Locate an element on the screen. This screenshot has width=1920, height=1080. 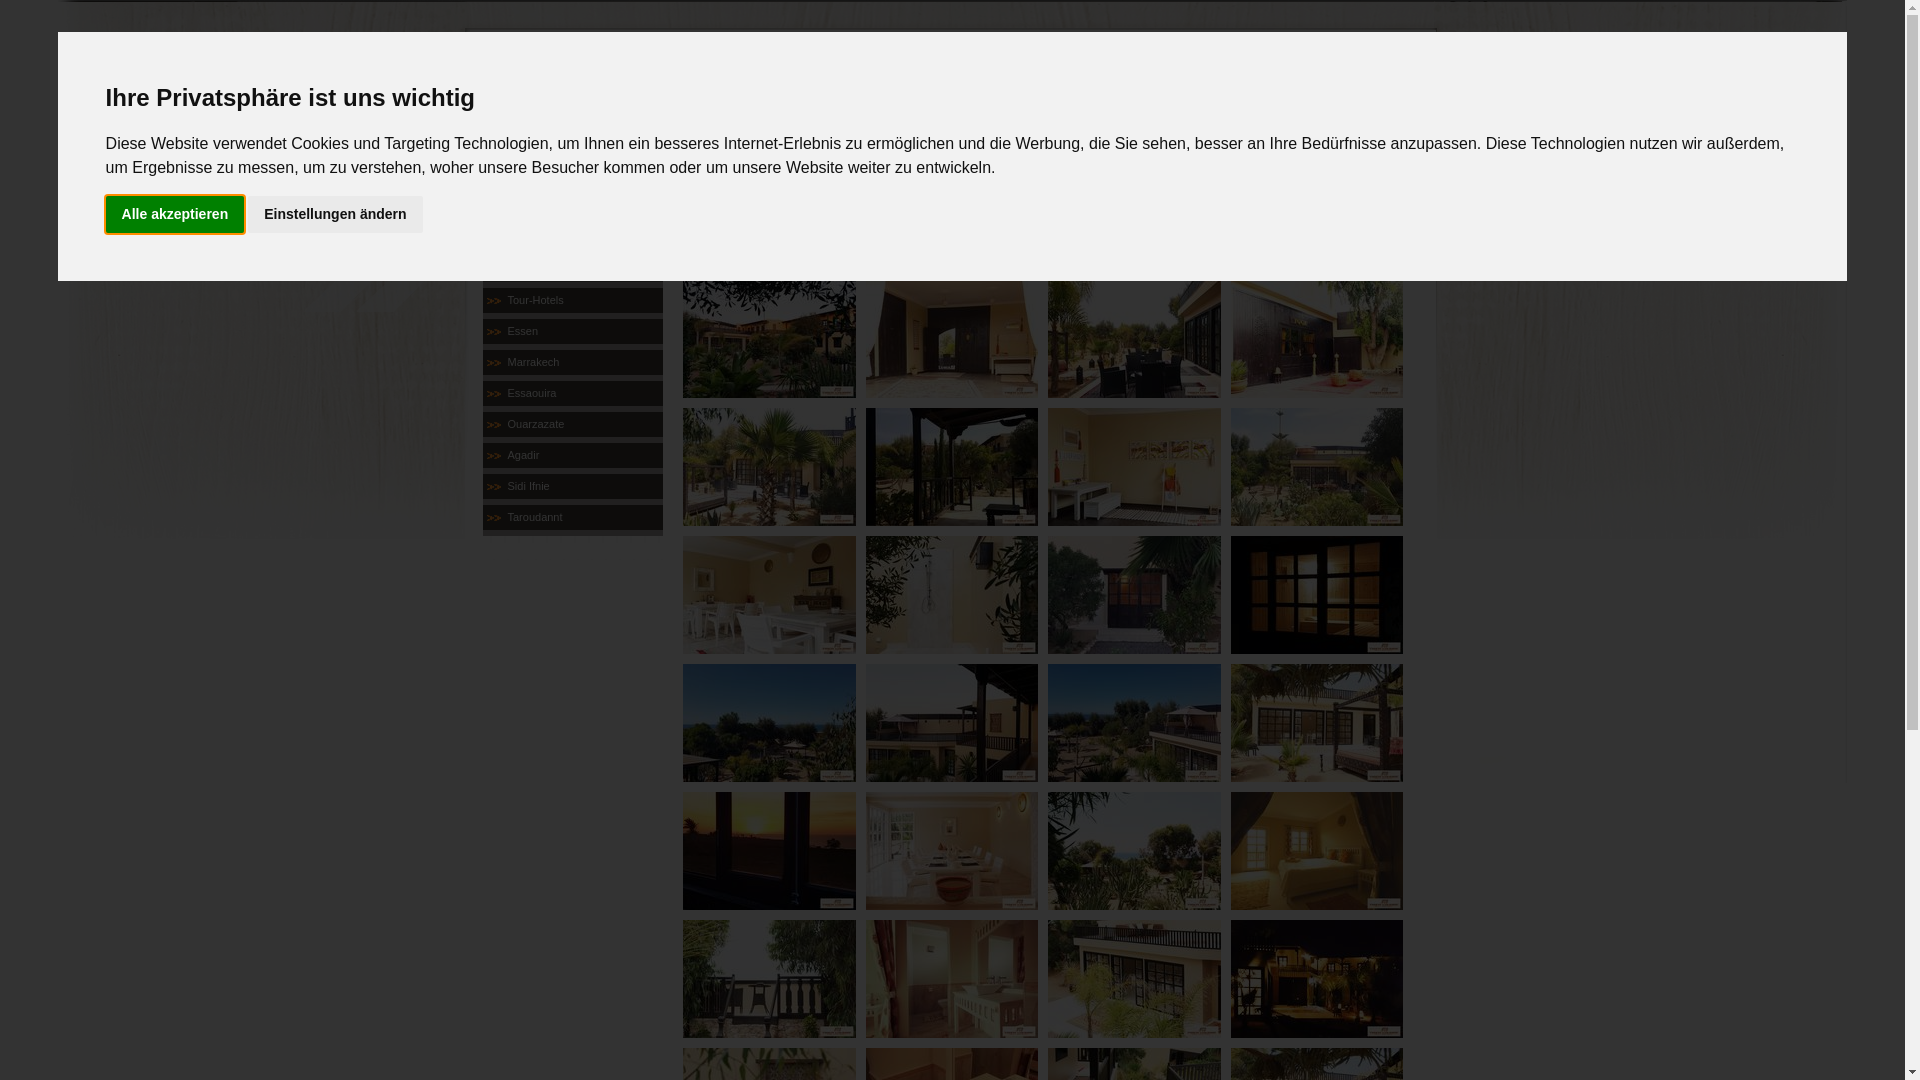
'Sidi Ifnie' is located at coordinates (570, 486).